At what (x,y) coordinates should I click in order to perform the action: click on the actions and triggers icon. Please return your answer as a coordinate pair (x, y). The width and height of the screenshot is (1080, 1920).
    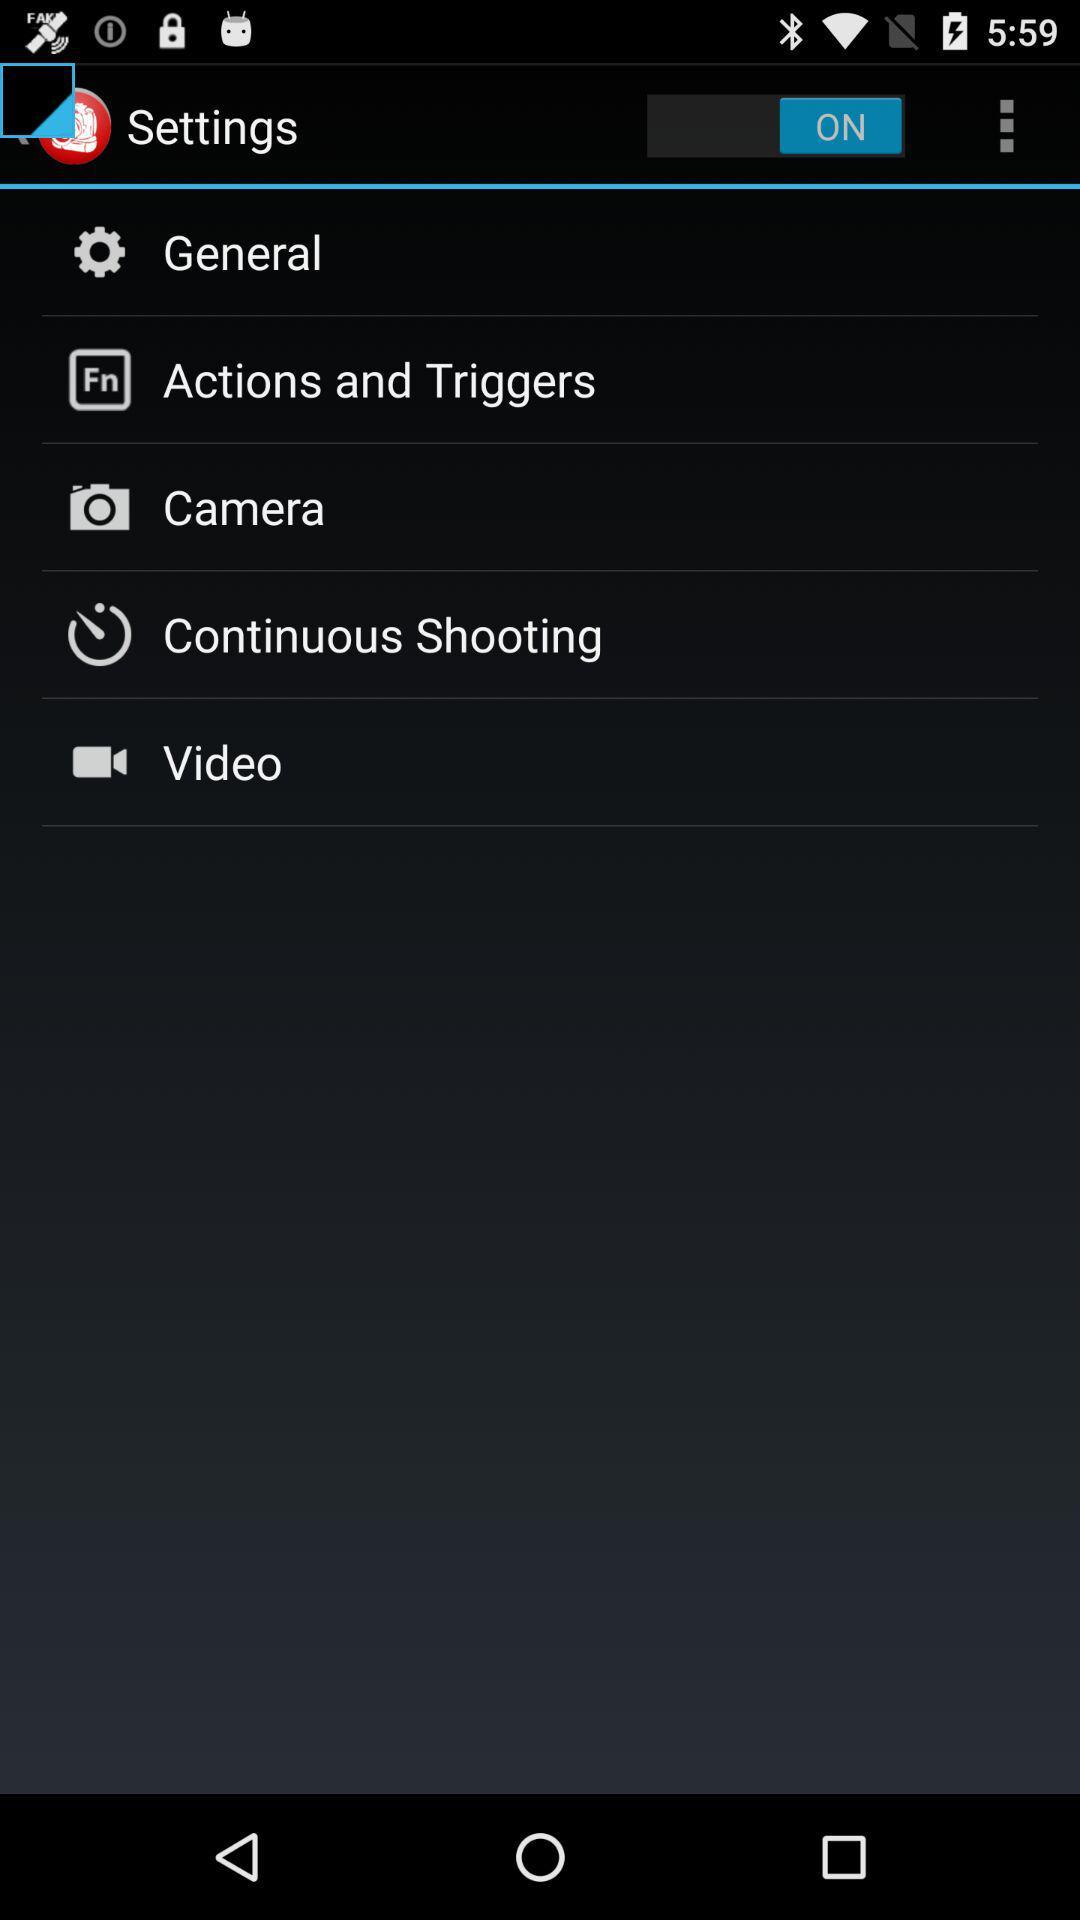
    Looking at the image, I should click on (379, 379).